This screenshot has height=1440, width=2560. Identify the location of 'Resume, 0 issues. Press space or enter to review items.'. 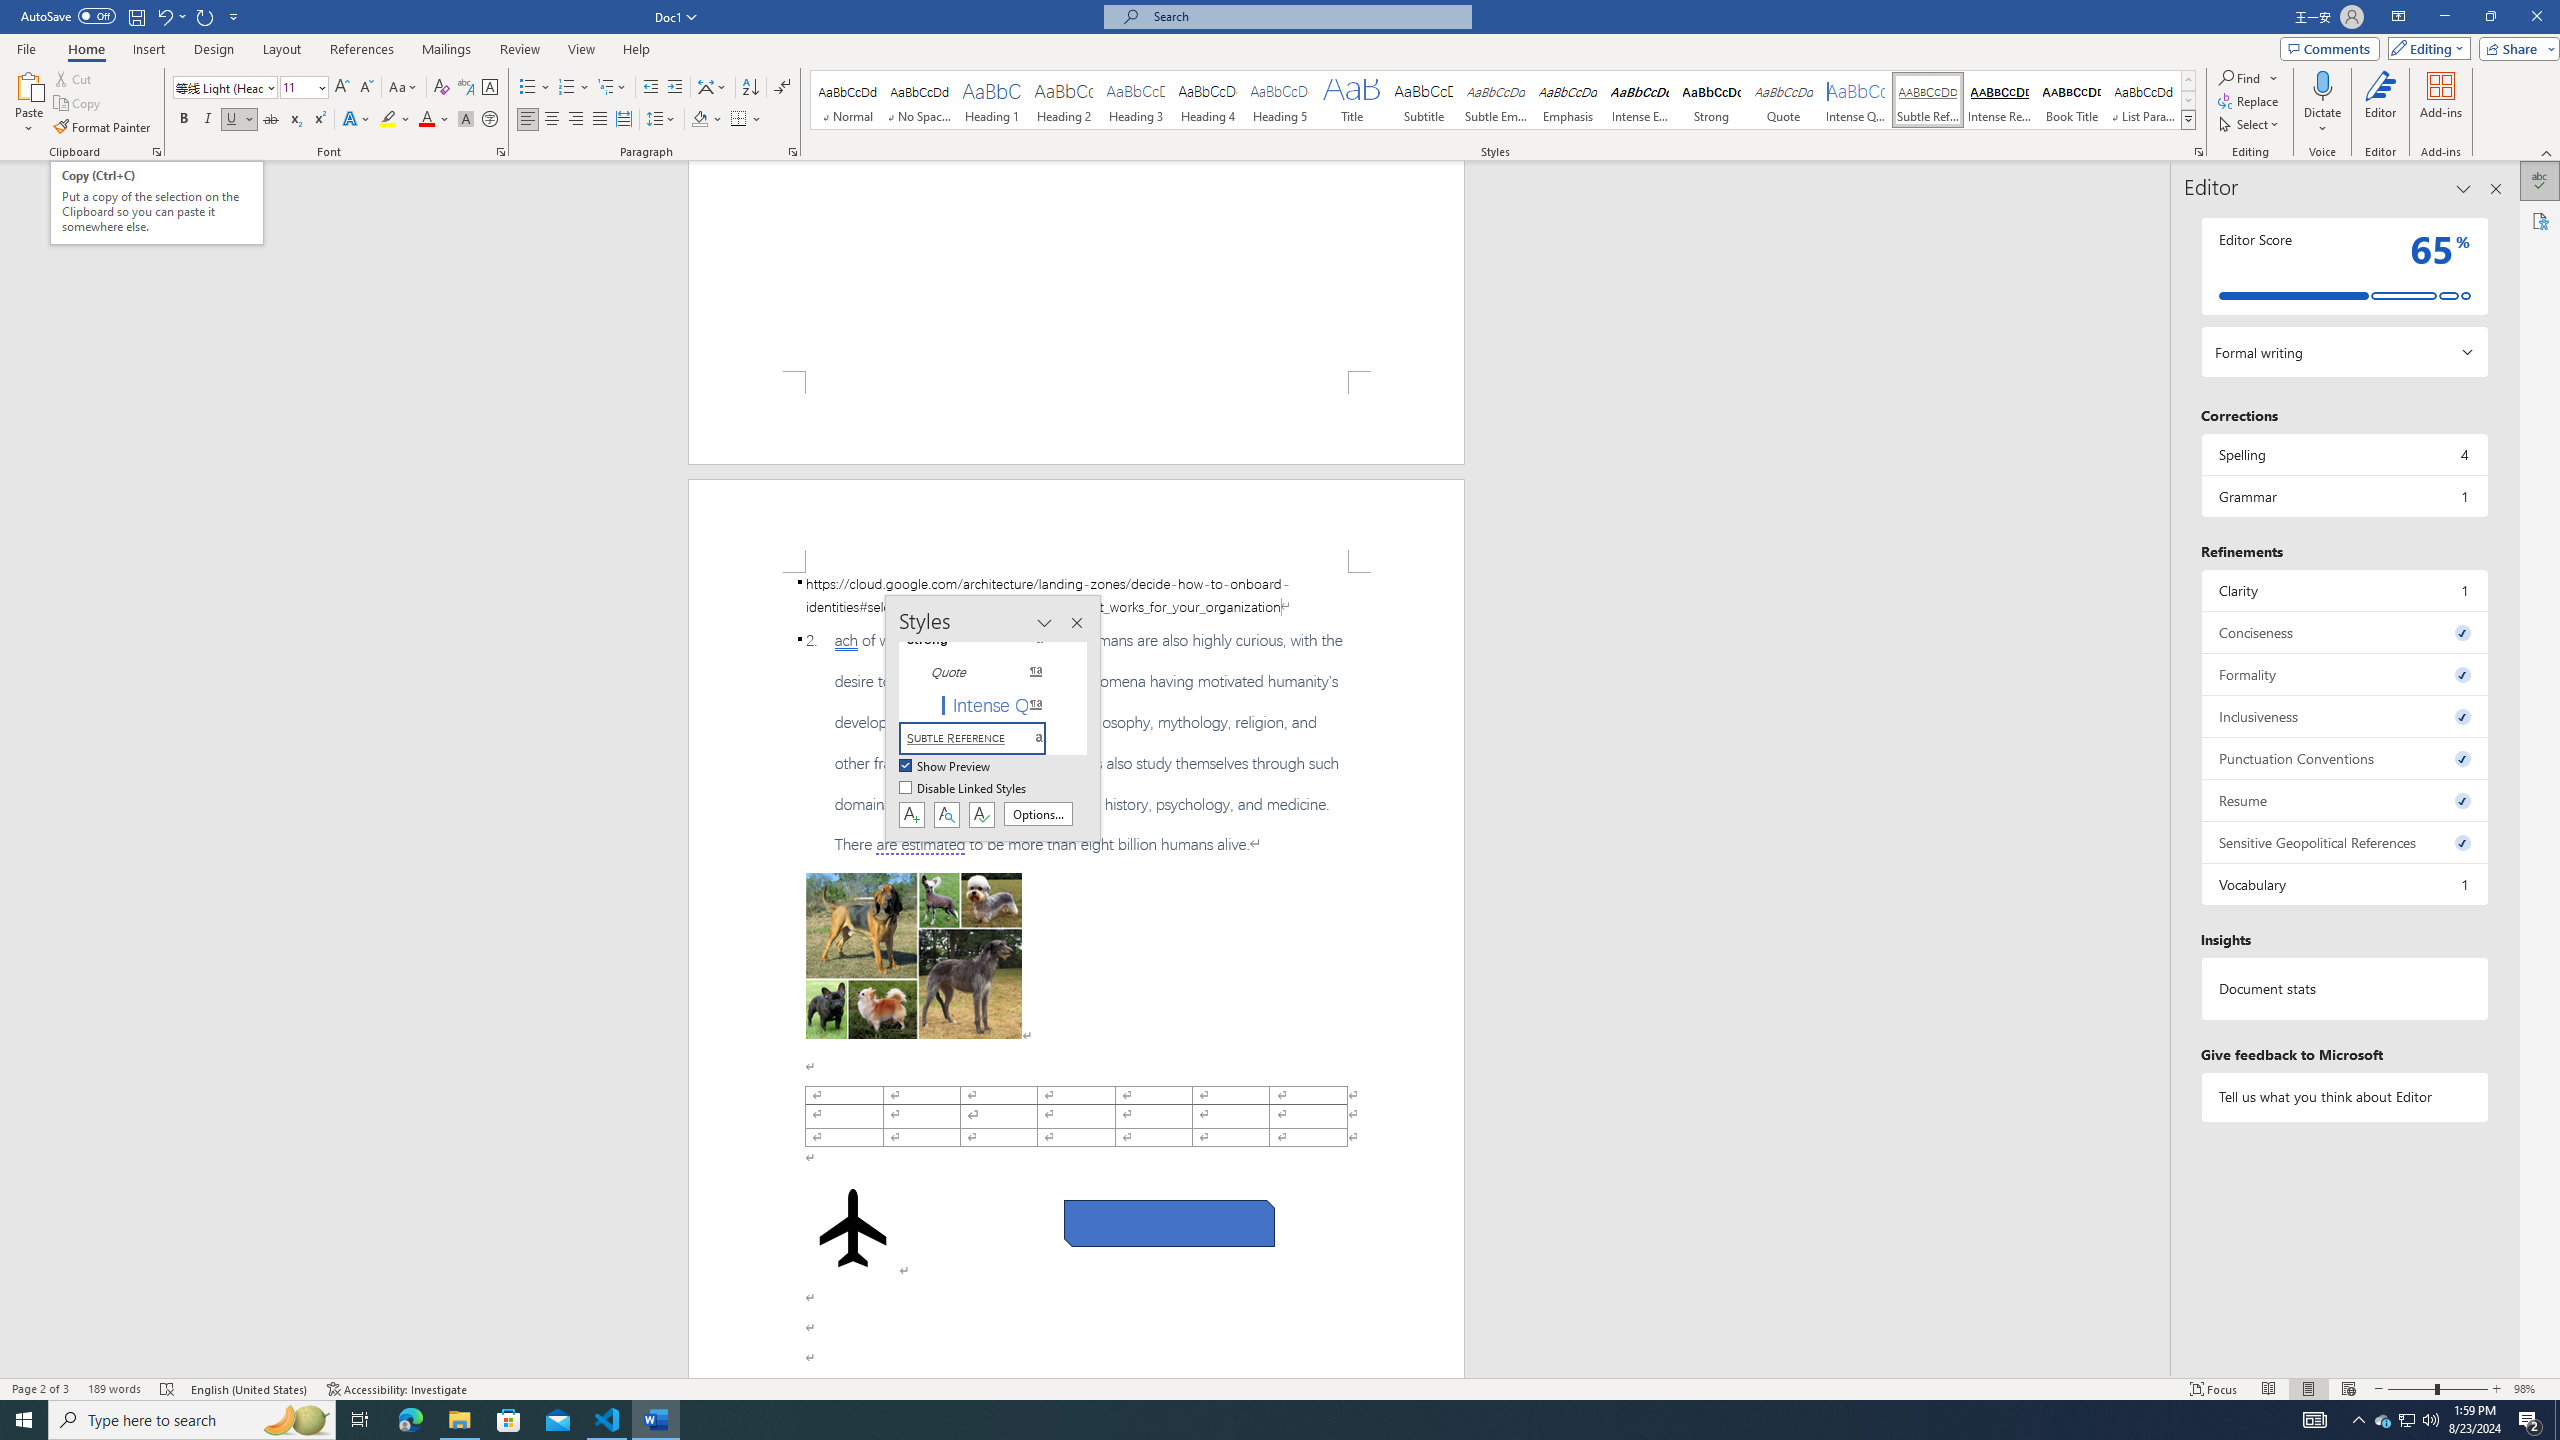
(2343, 800).